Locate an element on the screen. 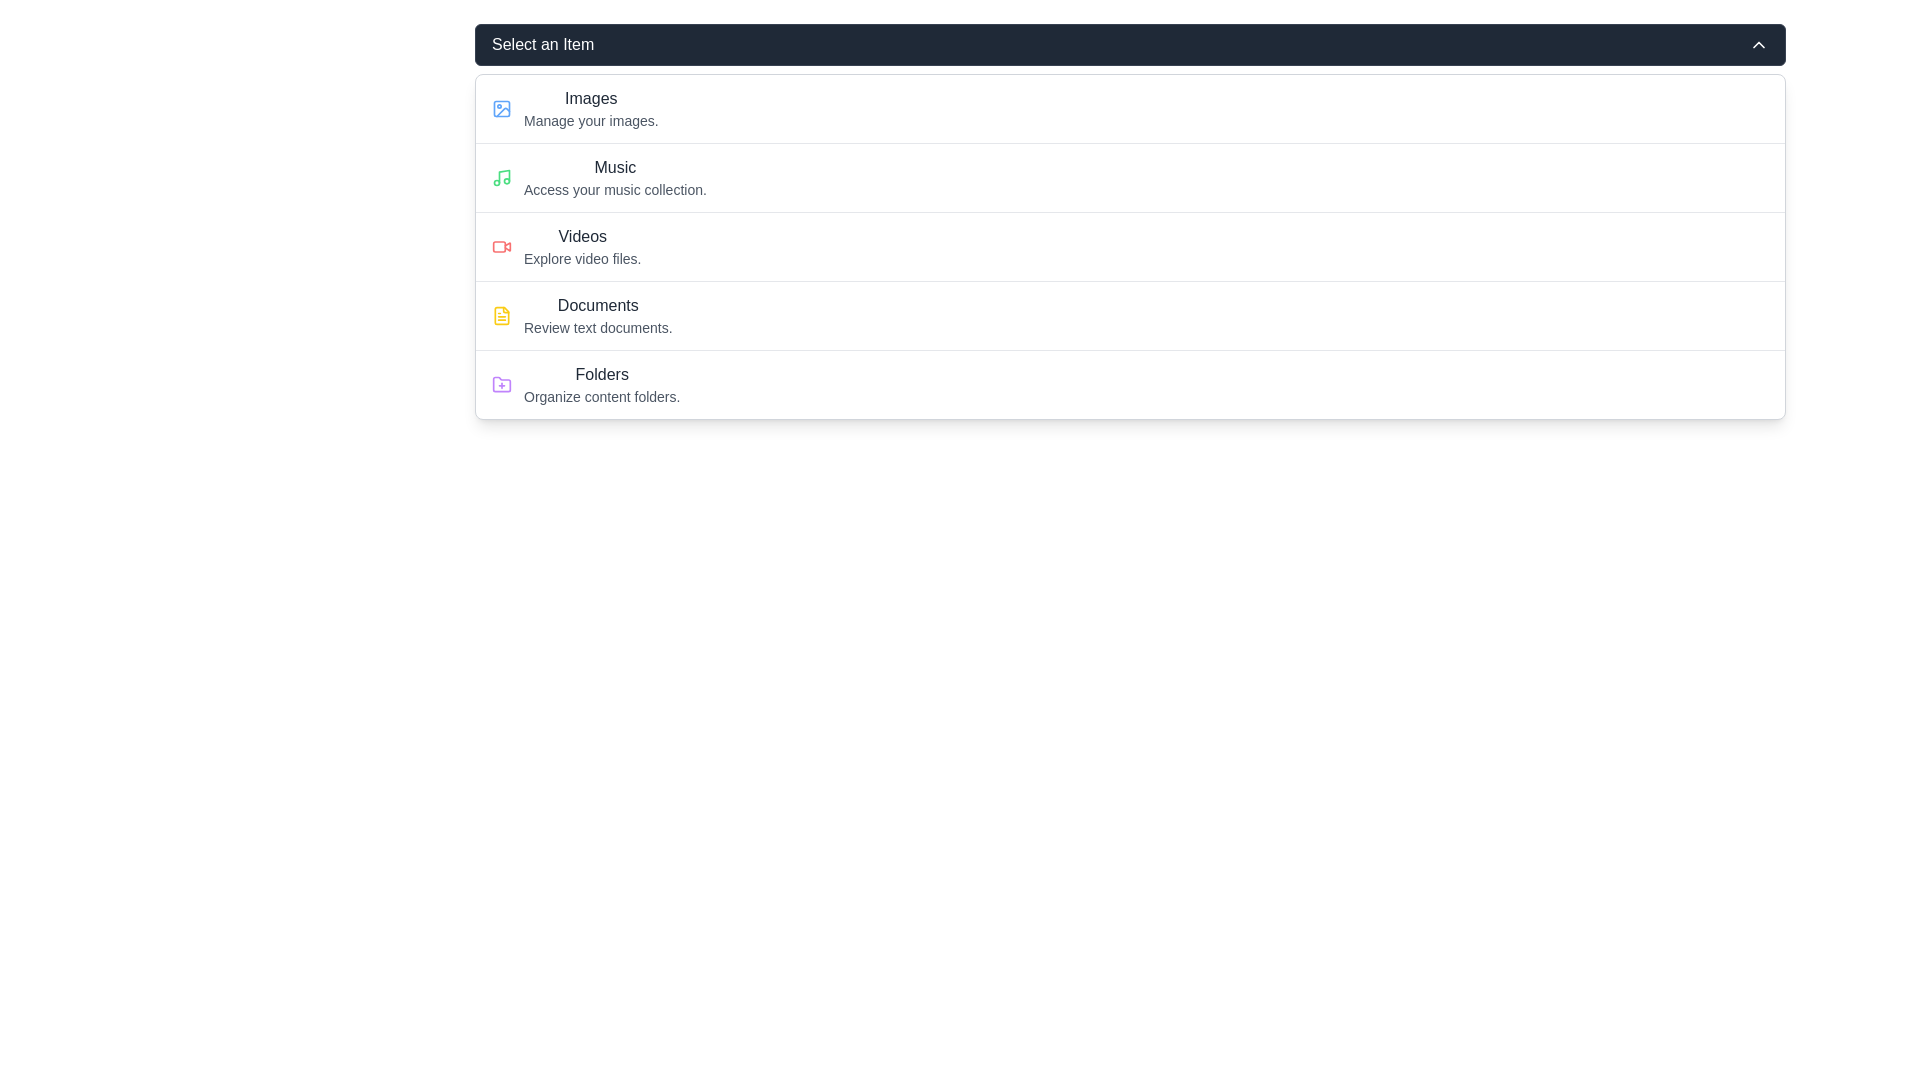 Image resolution: width=1920 pixels, height=1080 pixels. the second Text Label in the vertical list, which is positioned below the 'Images' option is located at coordinates (614, 176).